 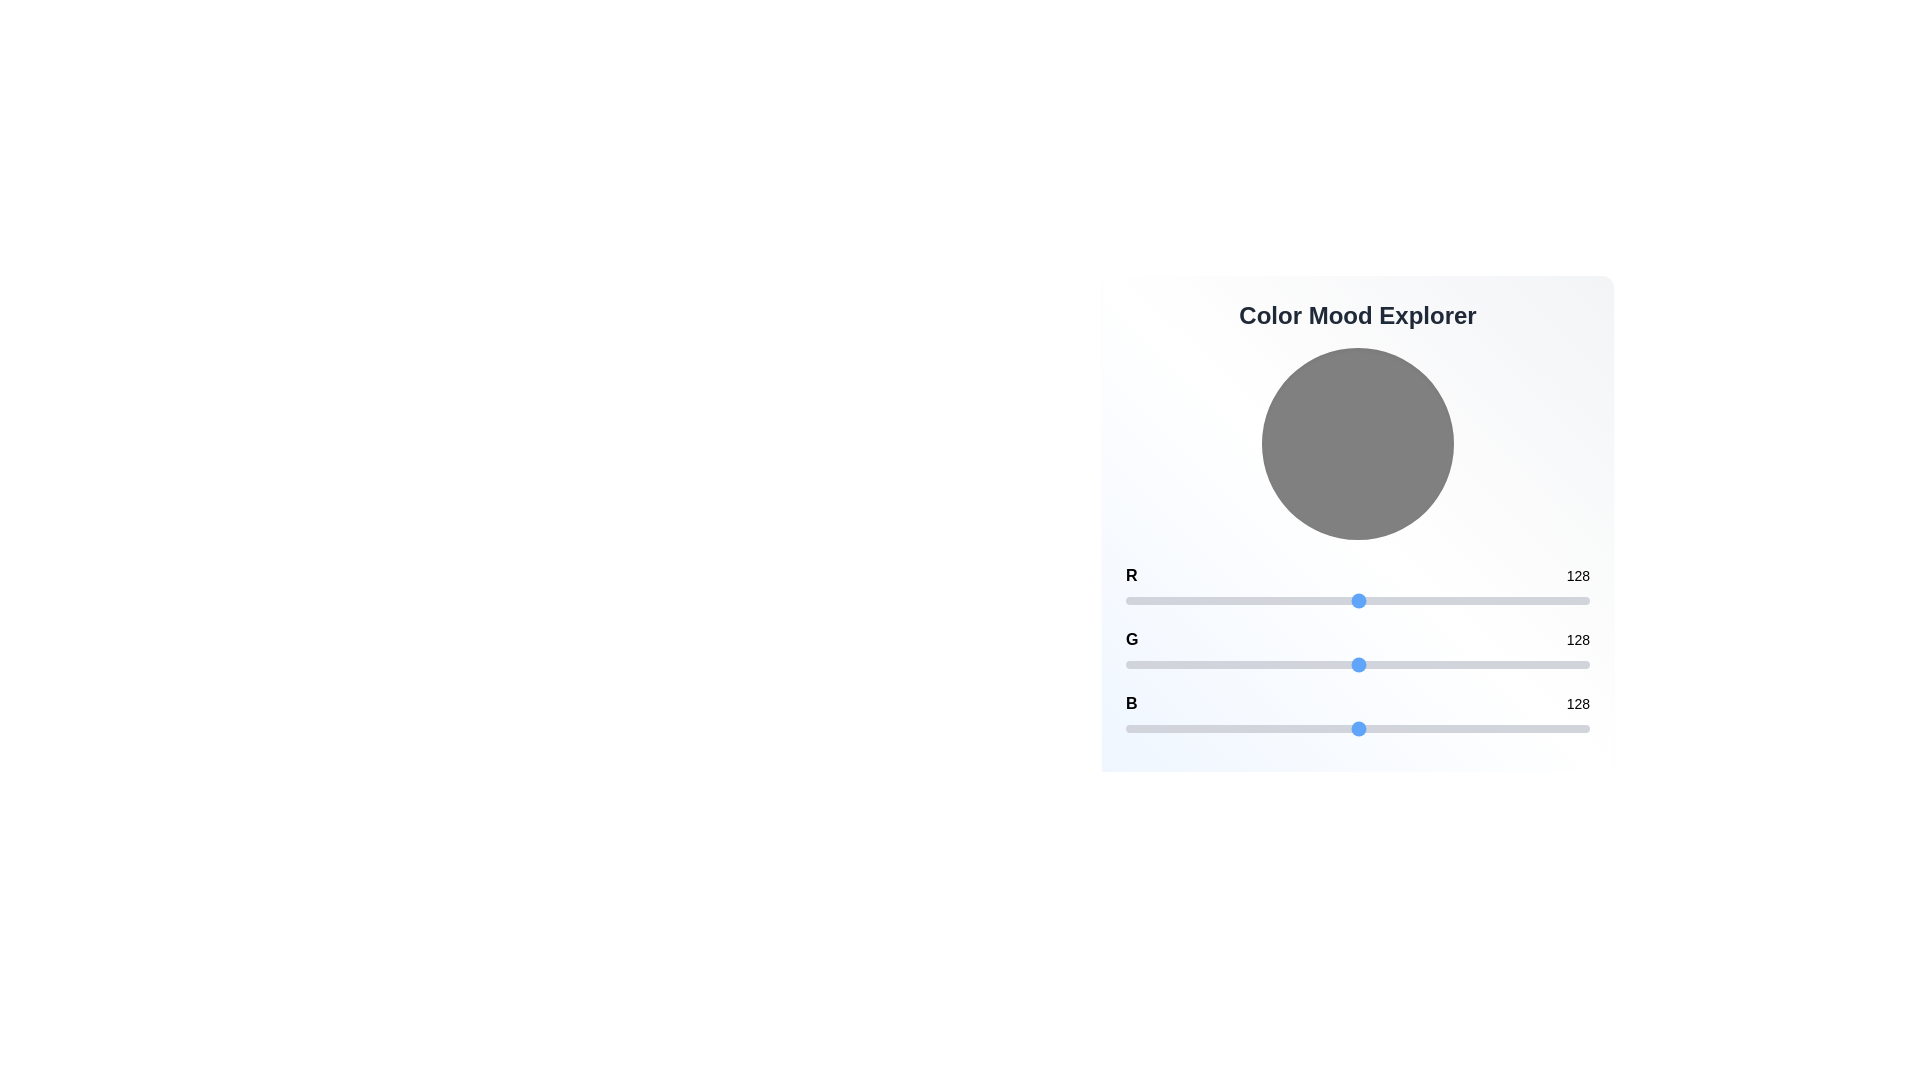 What do you see at coordinates (1570, 729) in the screenshot?
I see `the blue channel slider to set the value to 245` at bounding box center [1570, 729].